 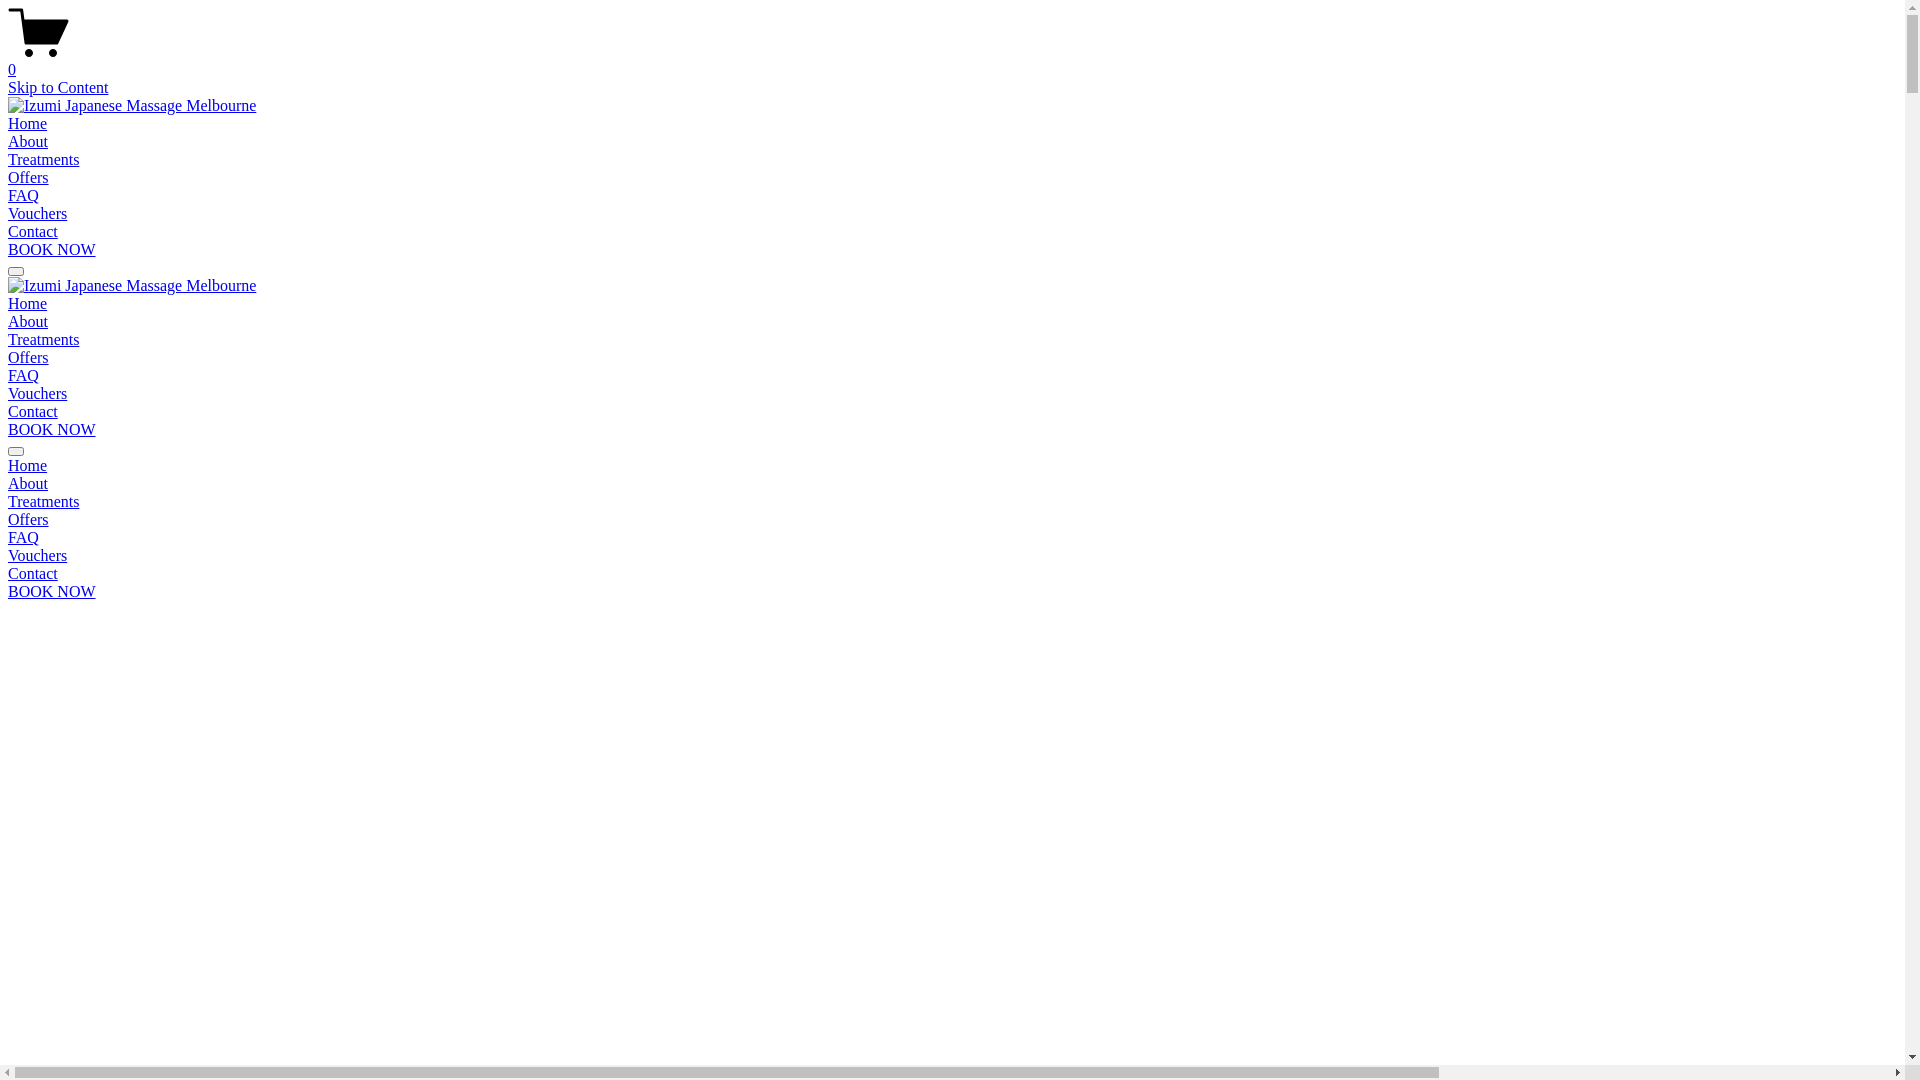 I want to click on 'Vouchers', so click(x=37, y=393).